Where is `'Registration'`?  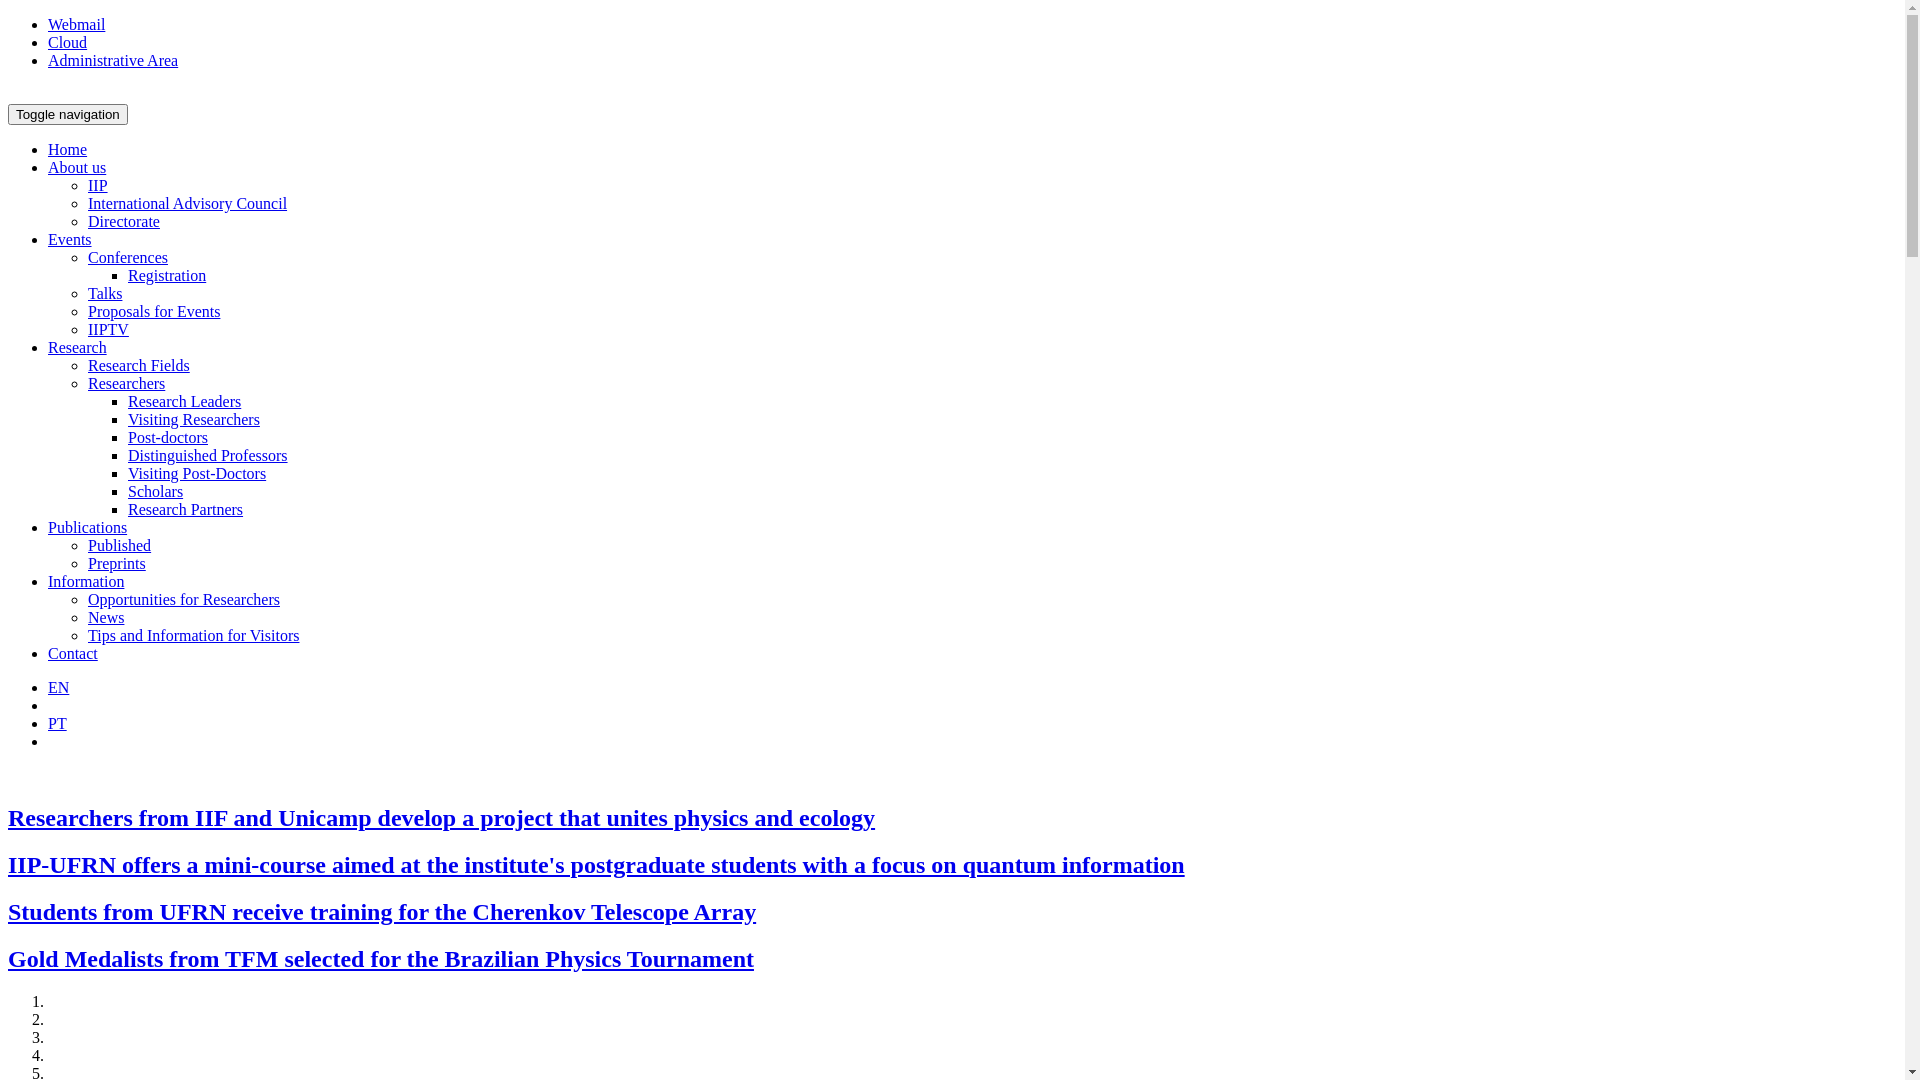 'Registration' is located at coordinates (127, 275).